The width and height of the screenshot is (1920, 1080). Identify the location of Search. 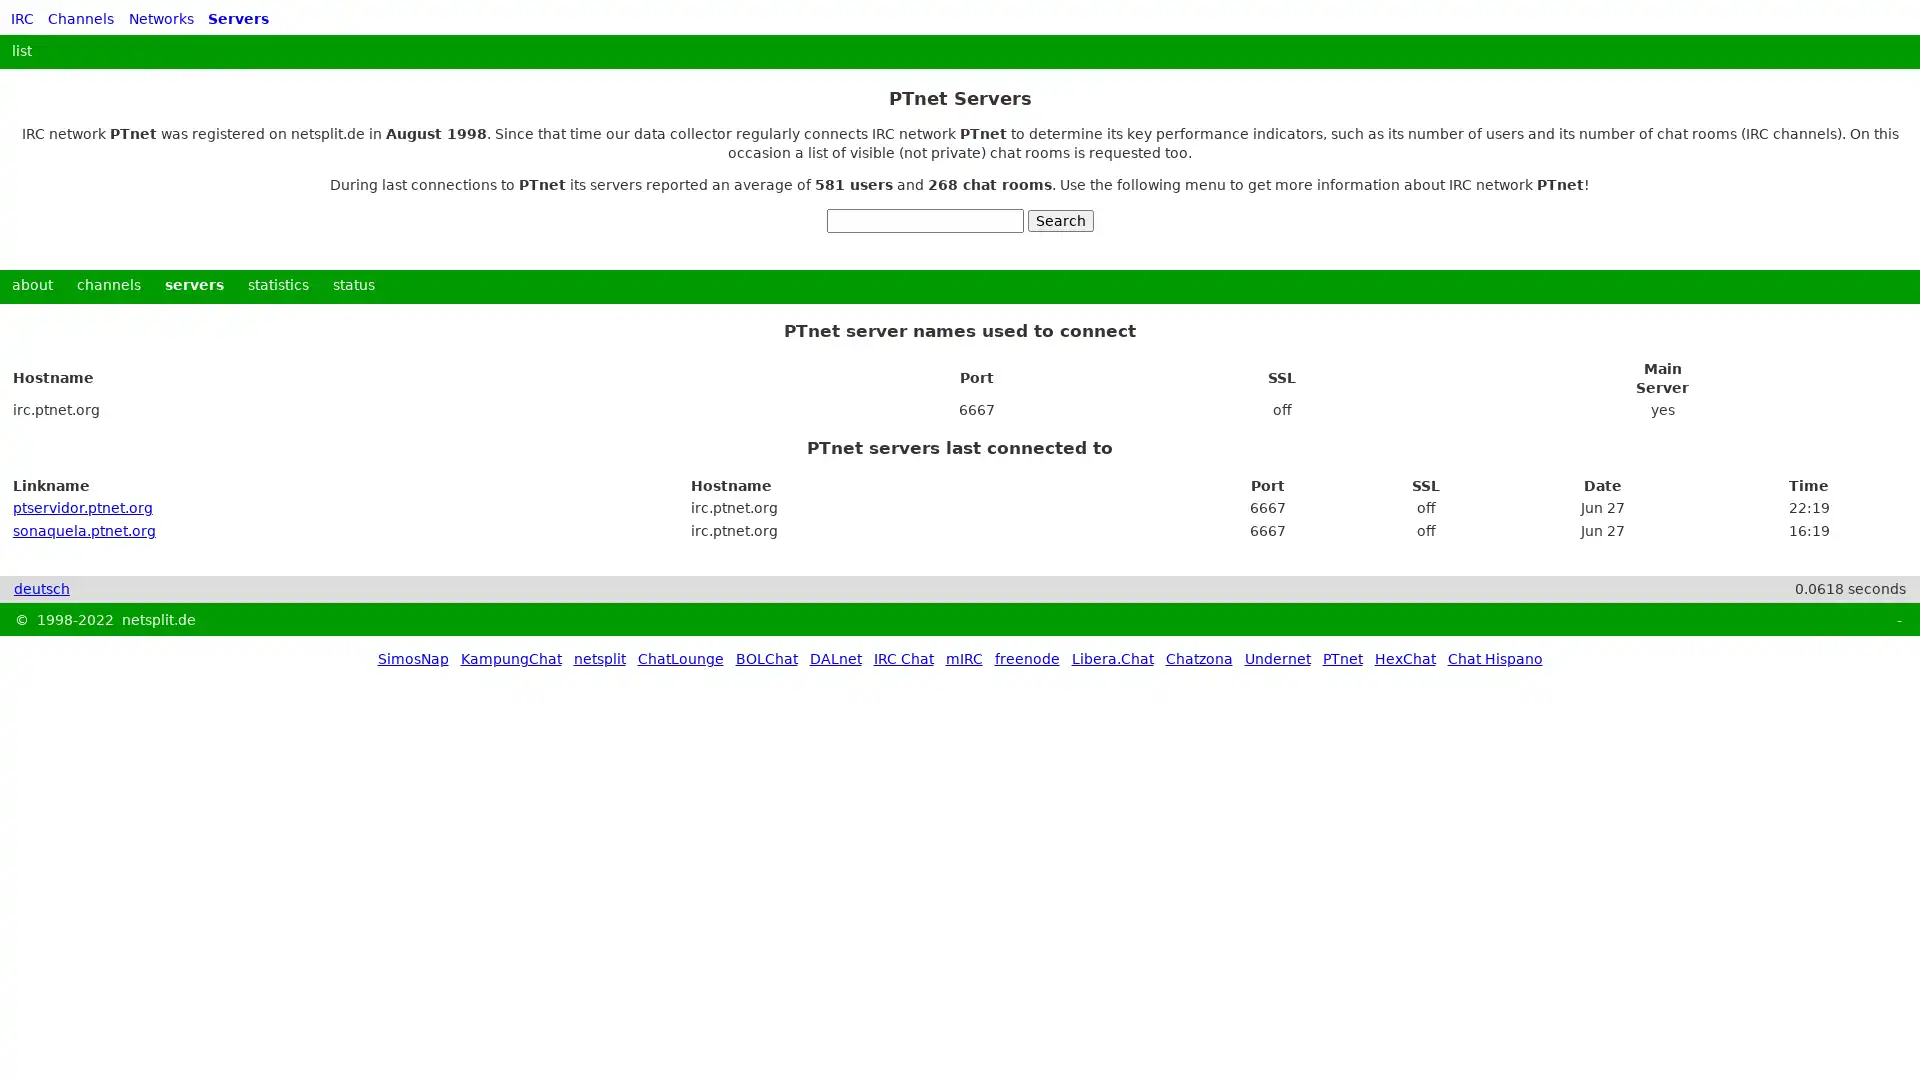
(1059, 219).